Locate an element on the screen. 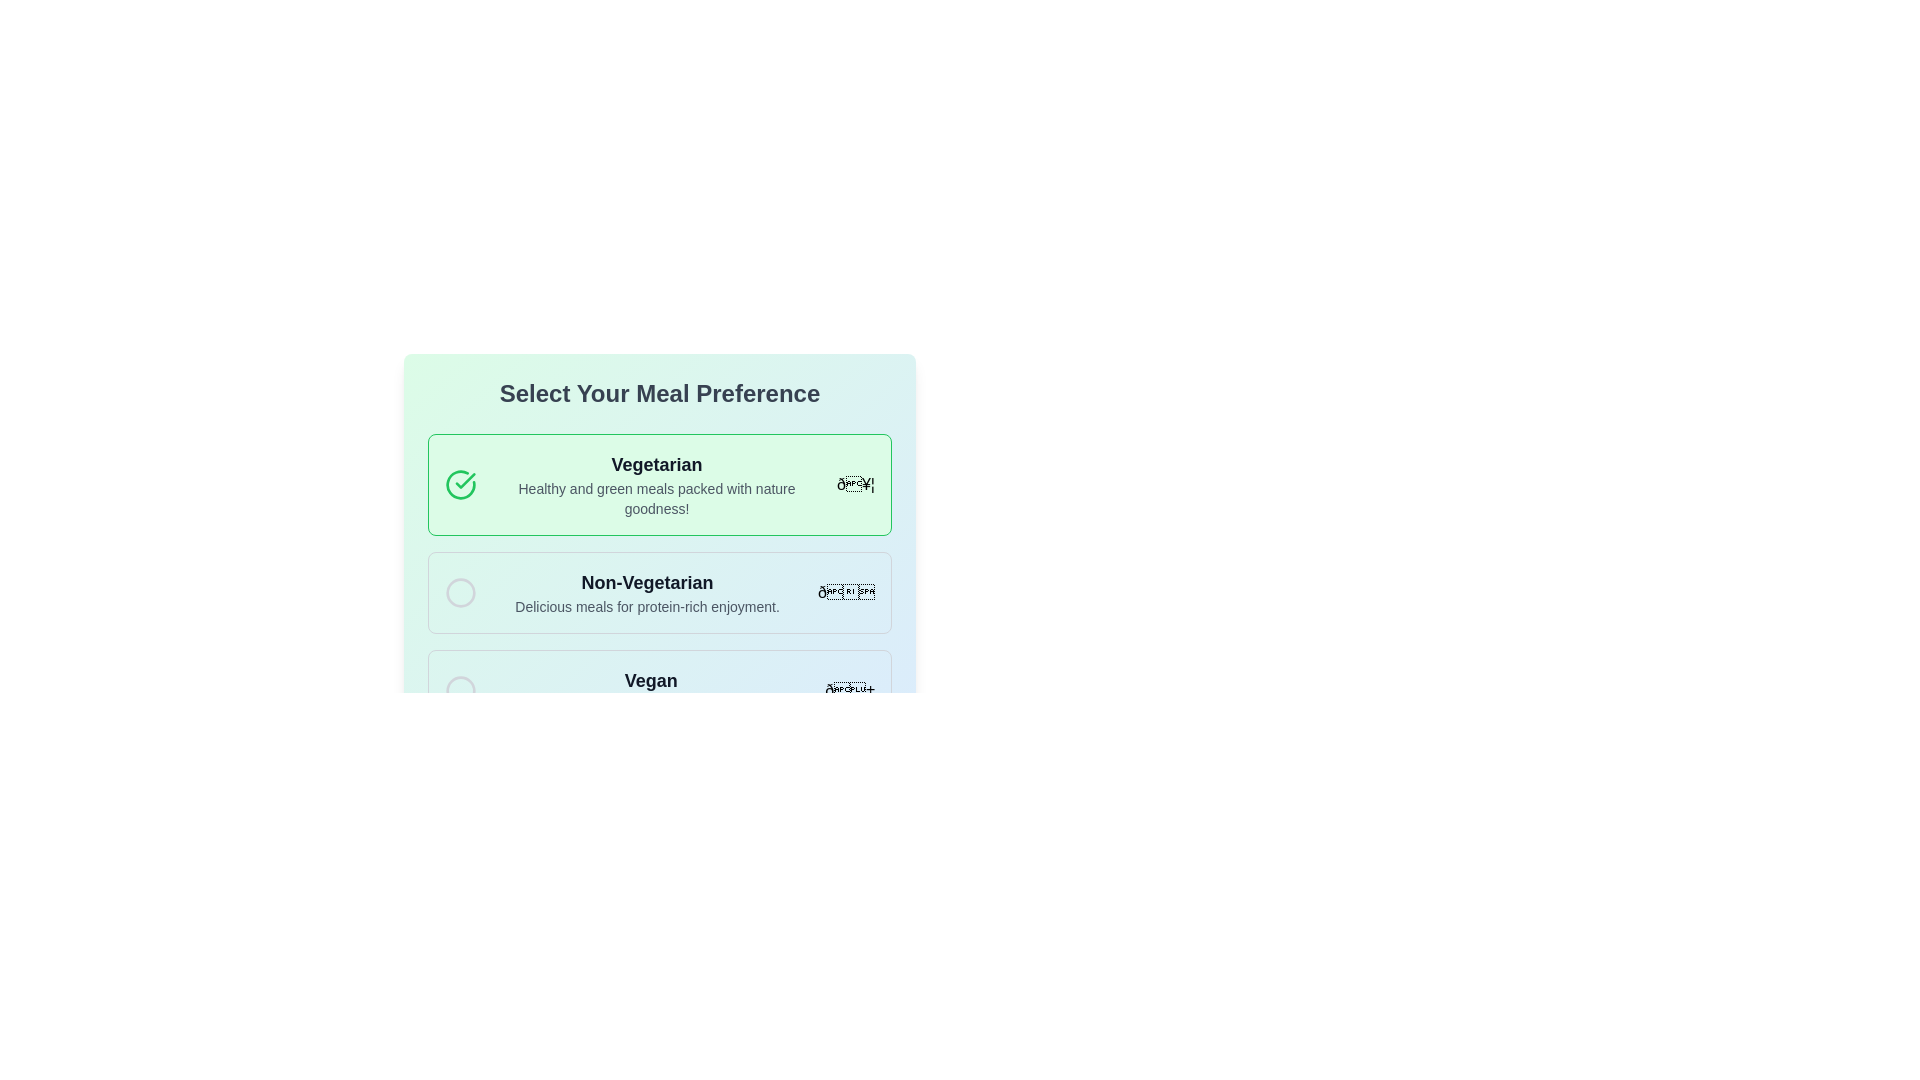  the Circle indicator for the 'Non-Vegetarian' meal option is located at coordinates (459, 592).